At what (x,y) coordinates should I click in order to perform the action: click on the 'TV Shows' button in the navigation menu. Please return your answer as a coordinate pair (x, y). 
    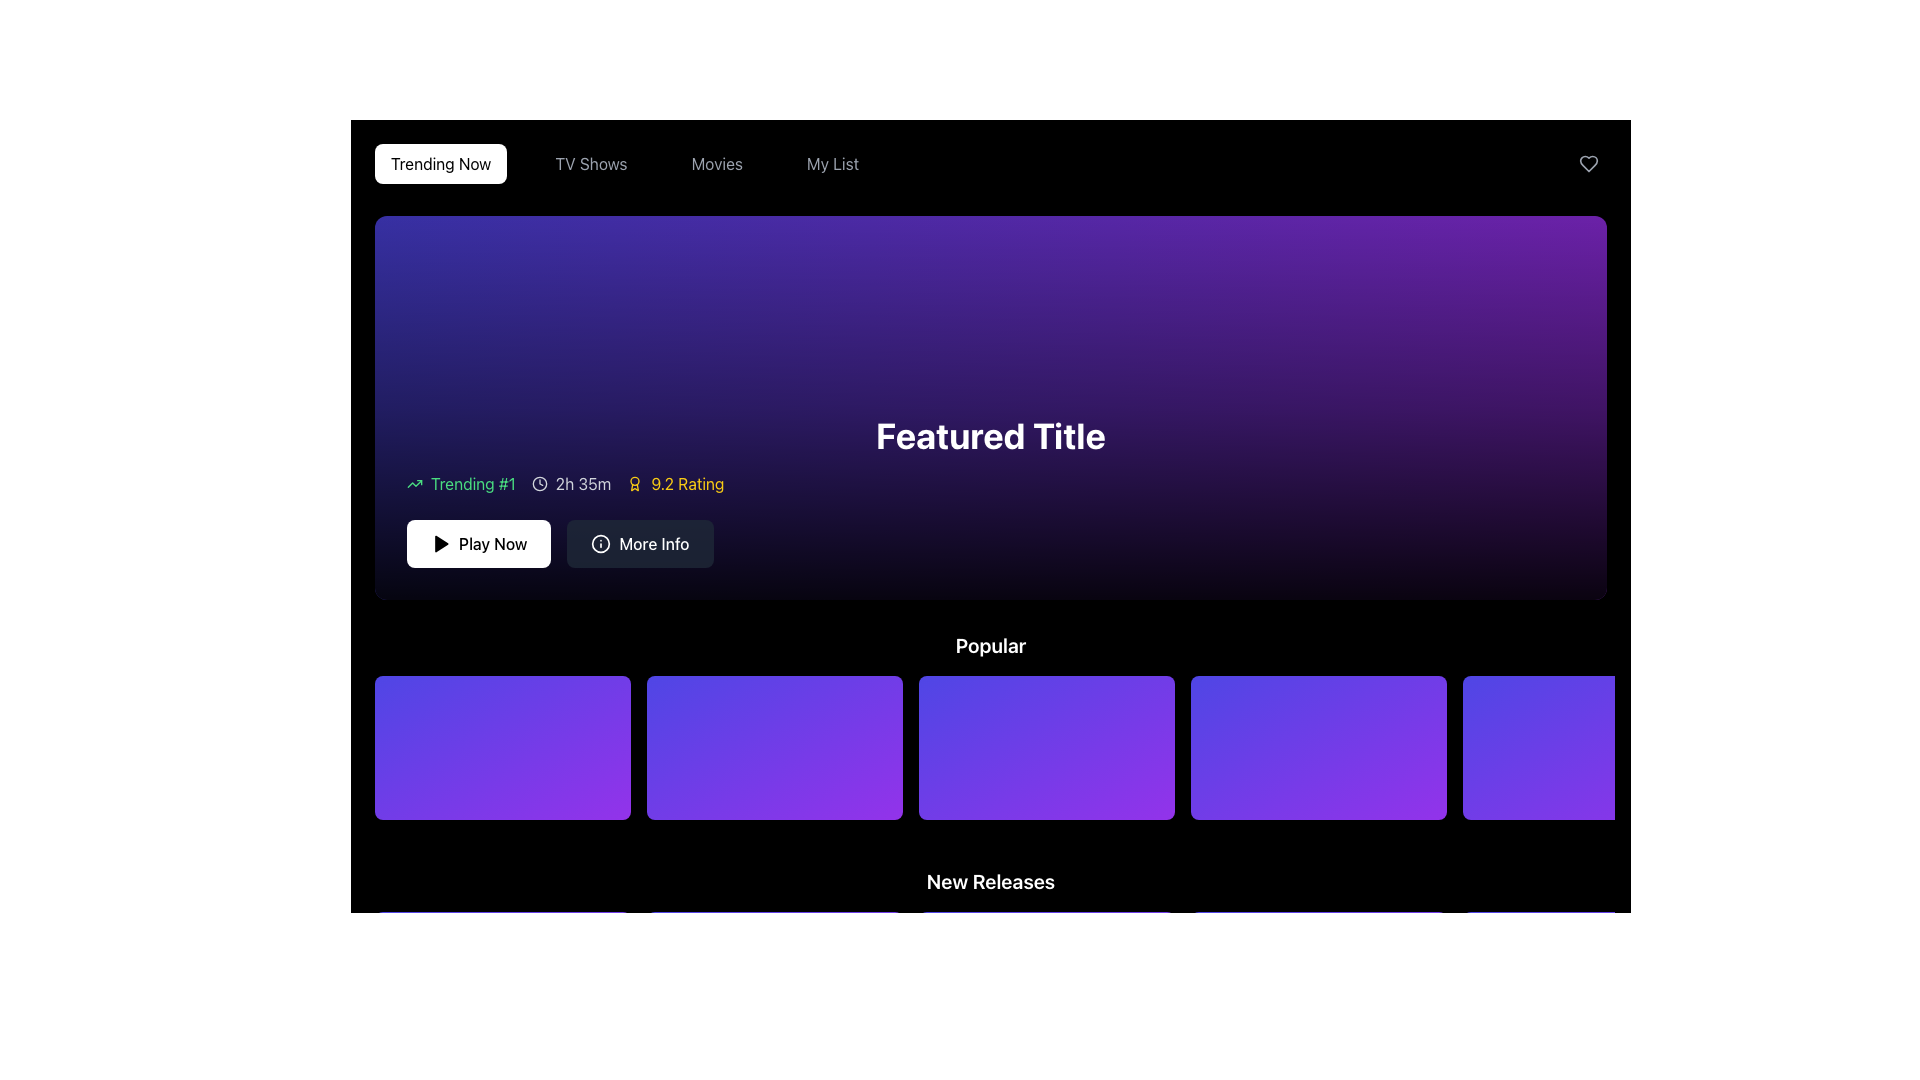
    Looking at the image, I should click on (589, 163).